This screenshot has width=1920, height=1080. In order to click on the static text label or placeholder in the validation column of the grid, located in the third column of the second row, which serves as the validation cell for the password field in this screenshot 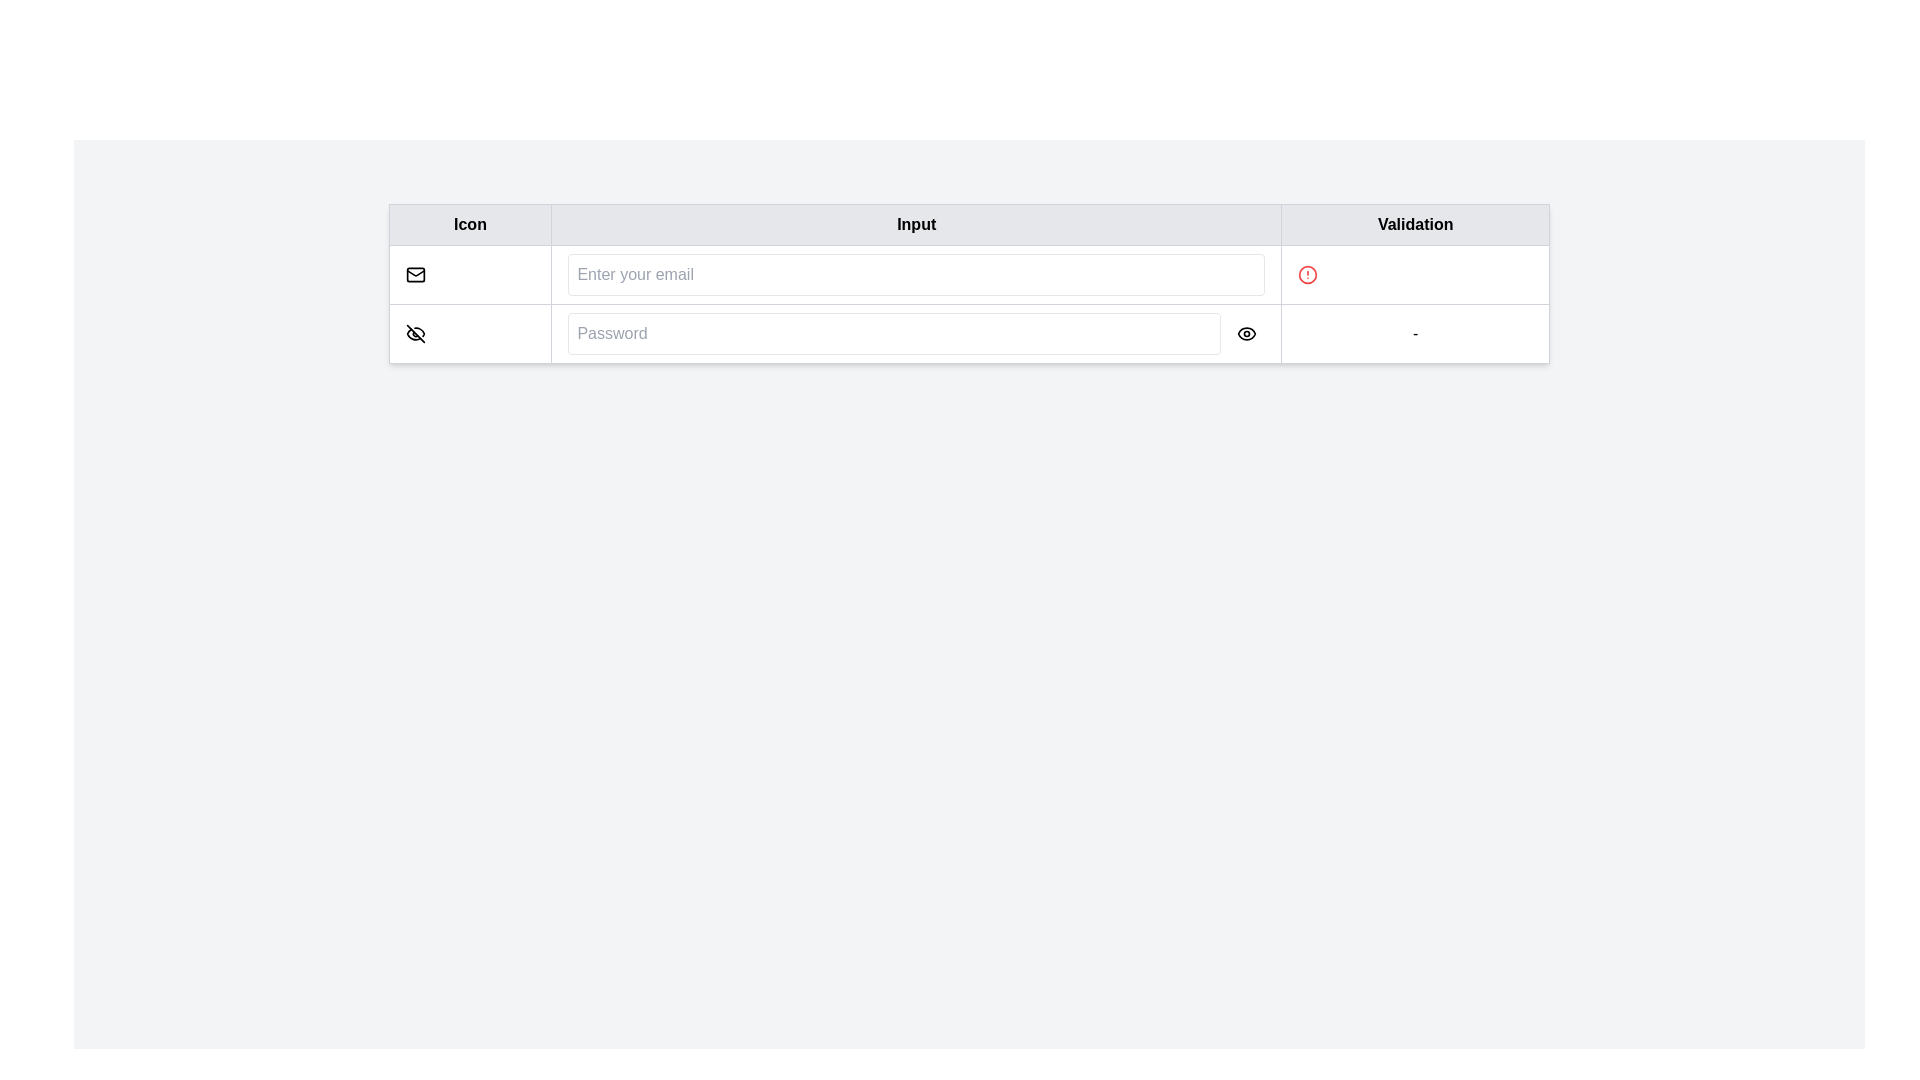, I will do `click(1414, 333)`.